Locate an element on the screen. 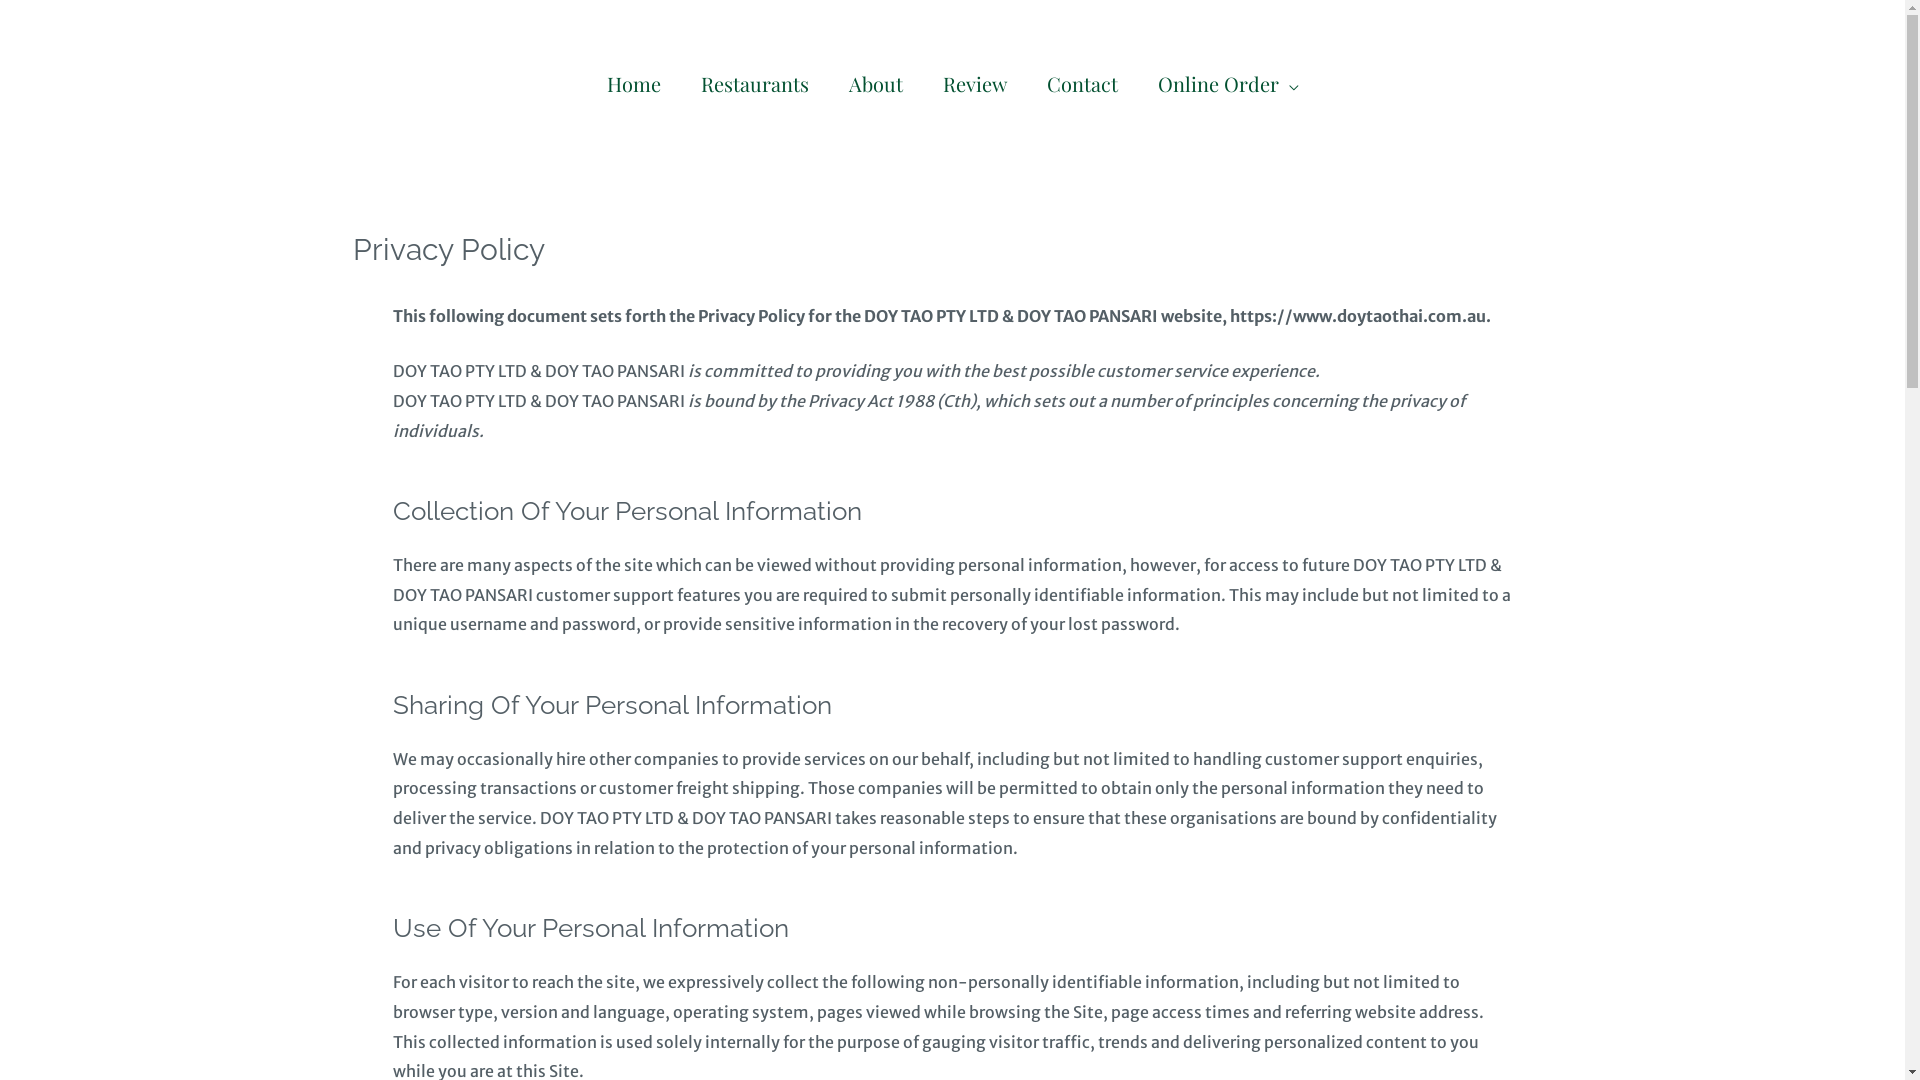  'Restaurants' is located at coordinates (680, 81).